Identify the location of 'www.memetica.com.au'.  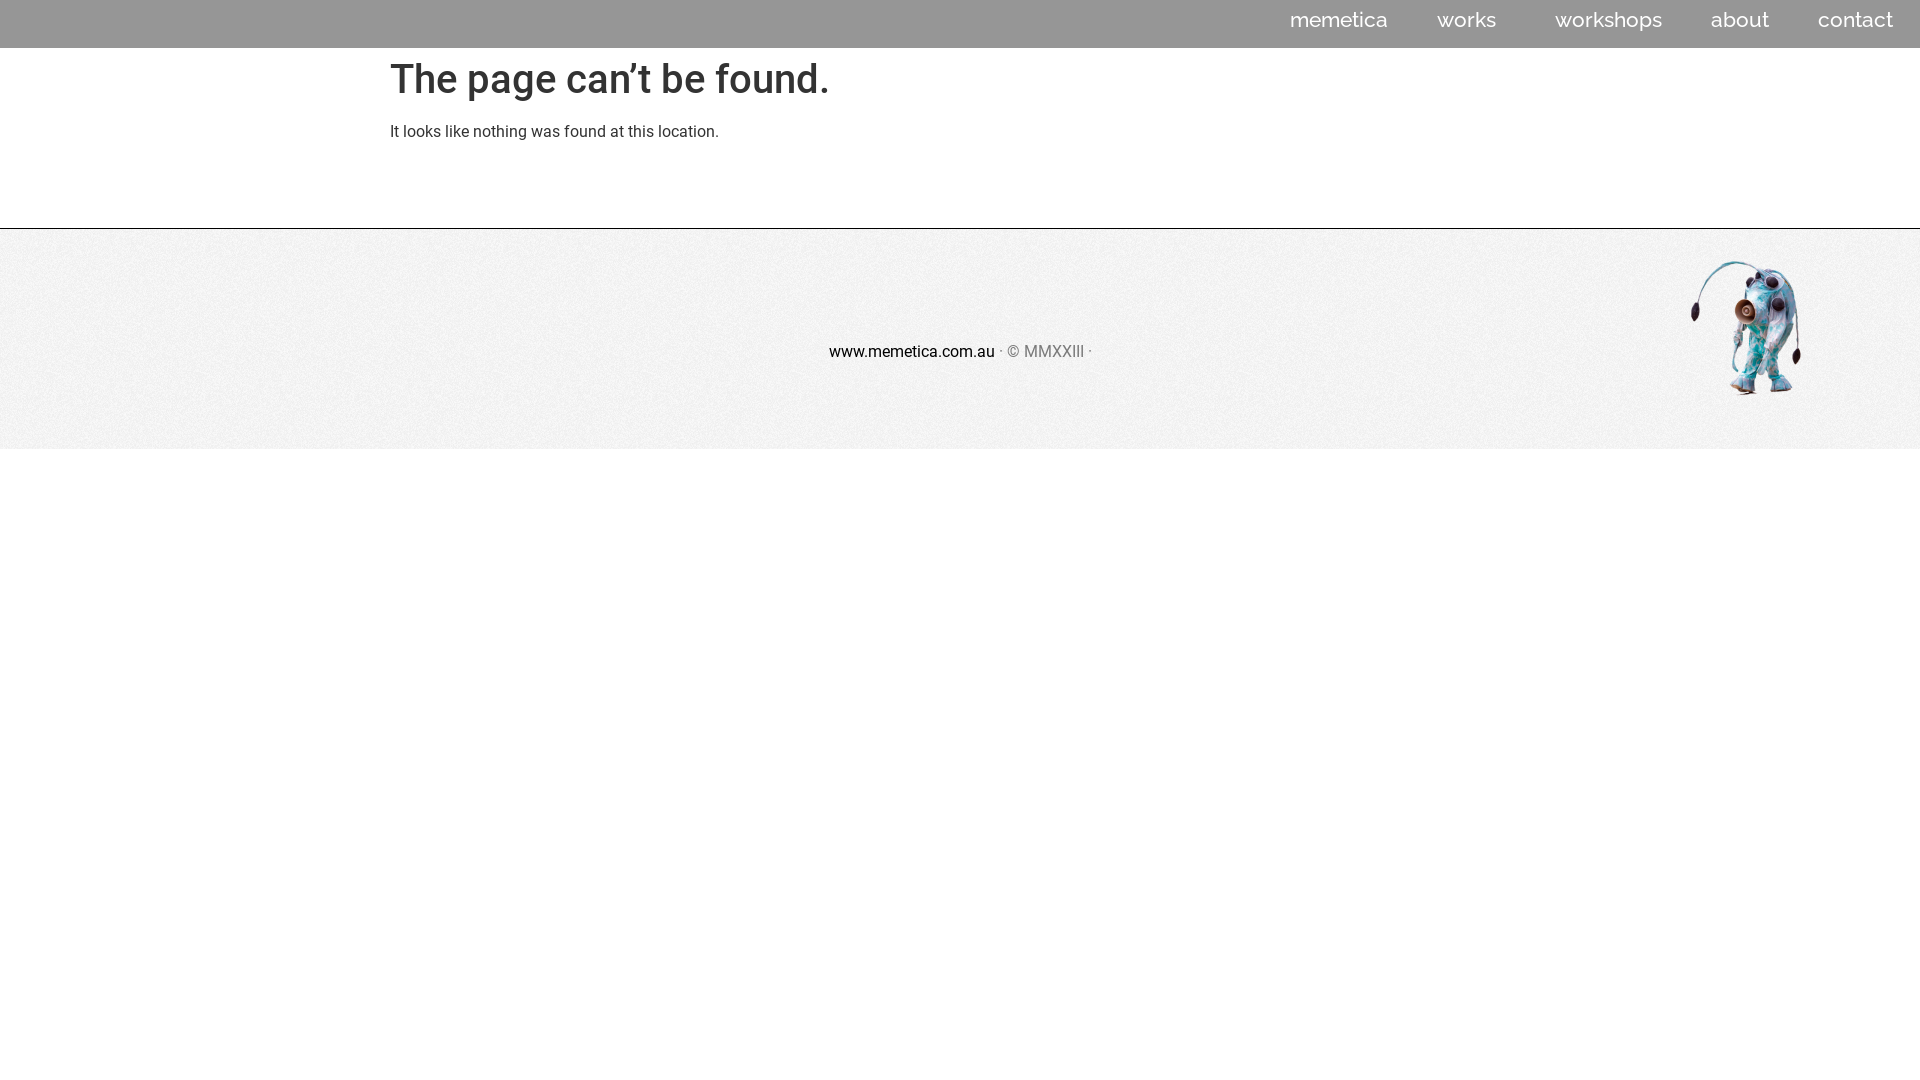
(910, 350).